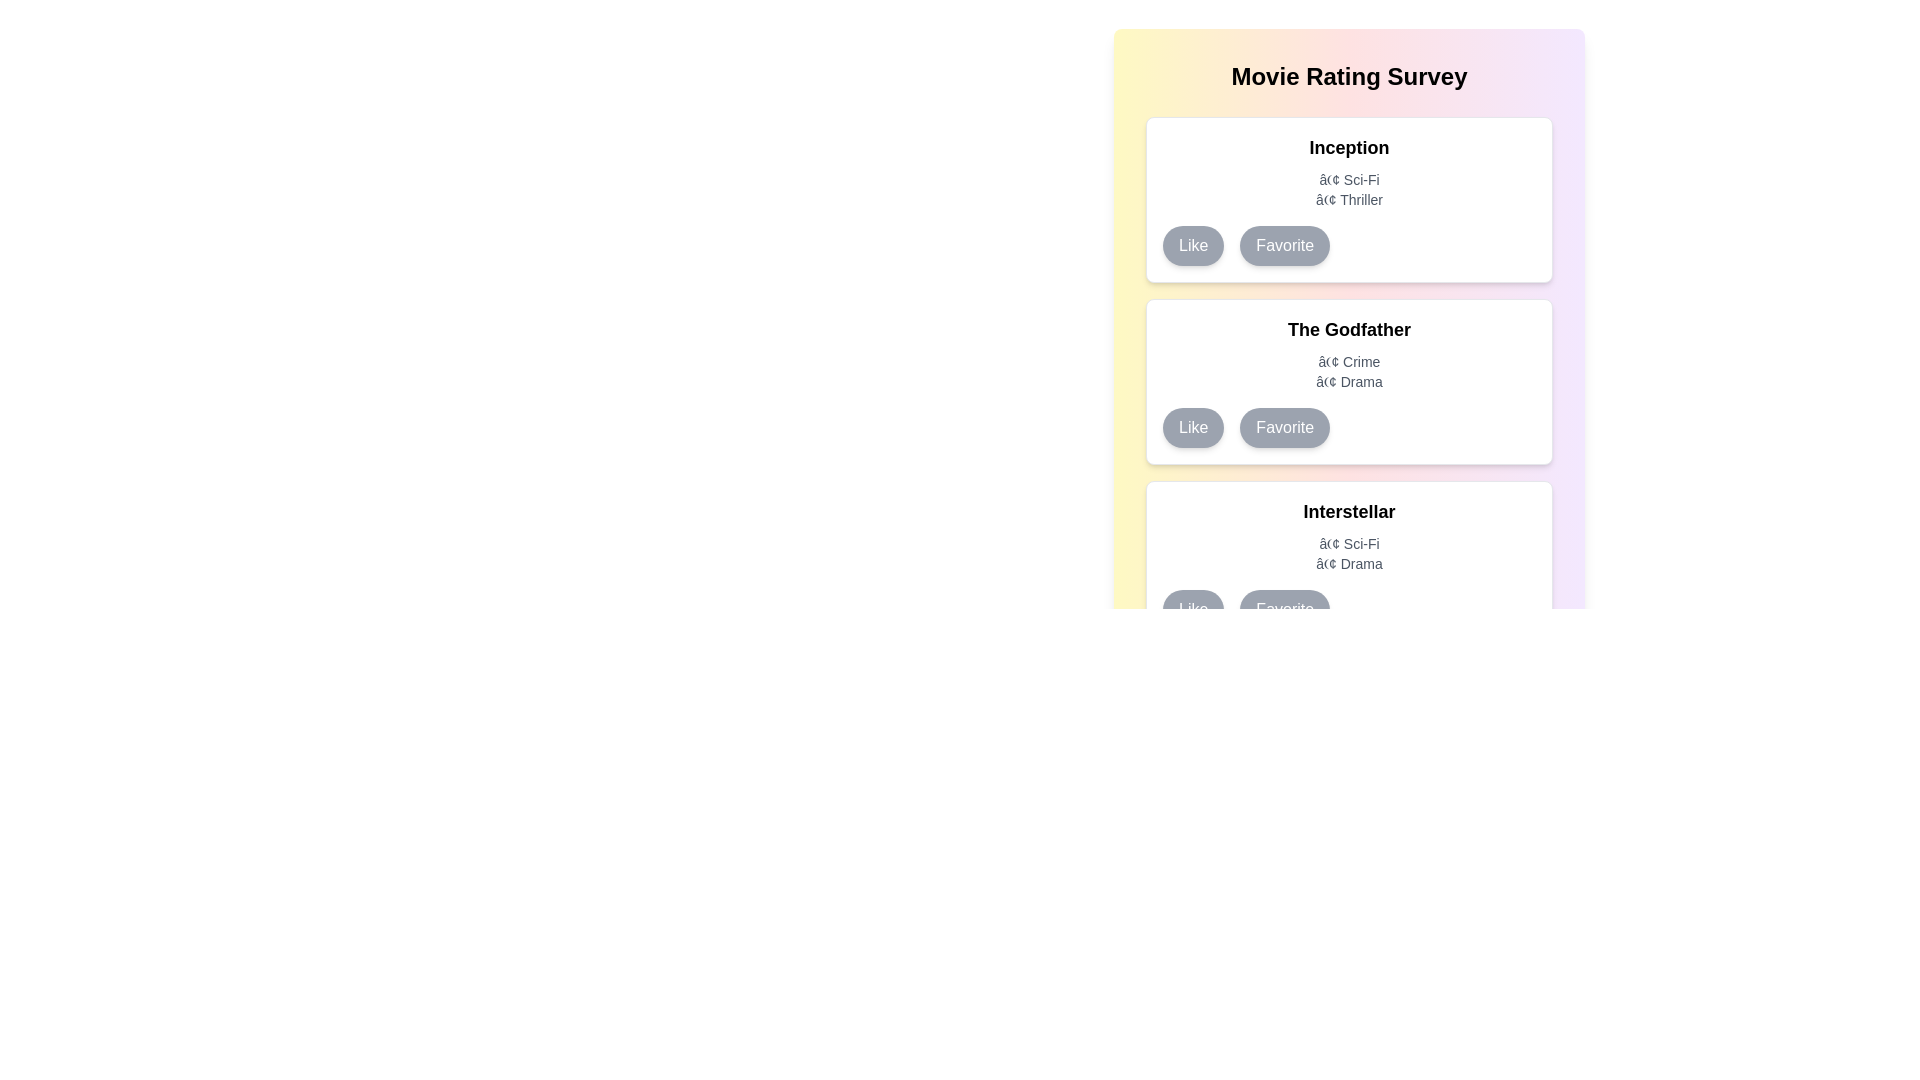  Describe the element at coordinates (1285, 245) in the screenshot. I see `the gray button labeled 'Favorite'` at that location.